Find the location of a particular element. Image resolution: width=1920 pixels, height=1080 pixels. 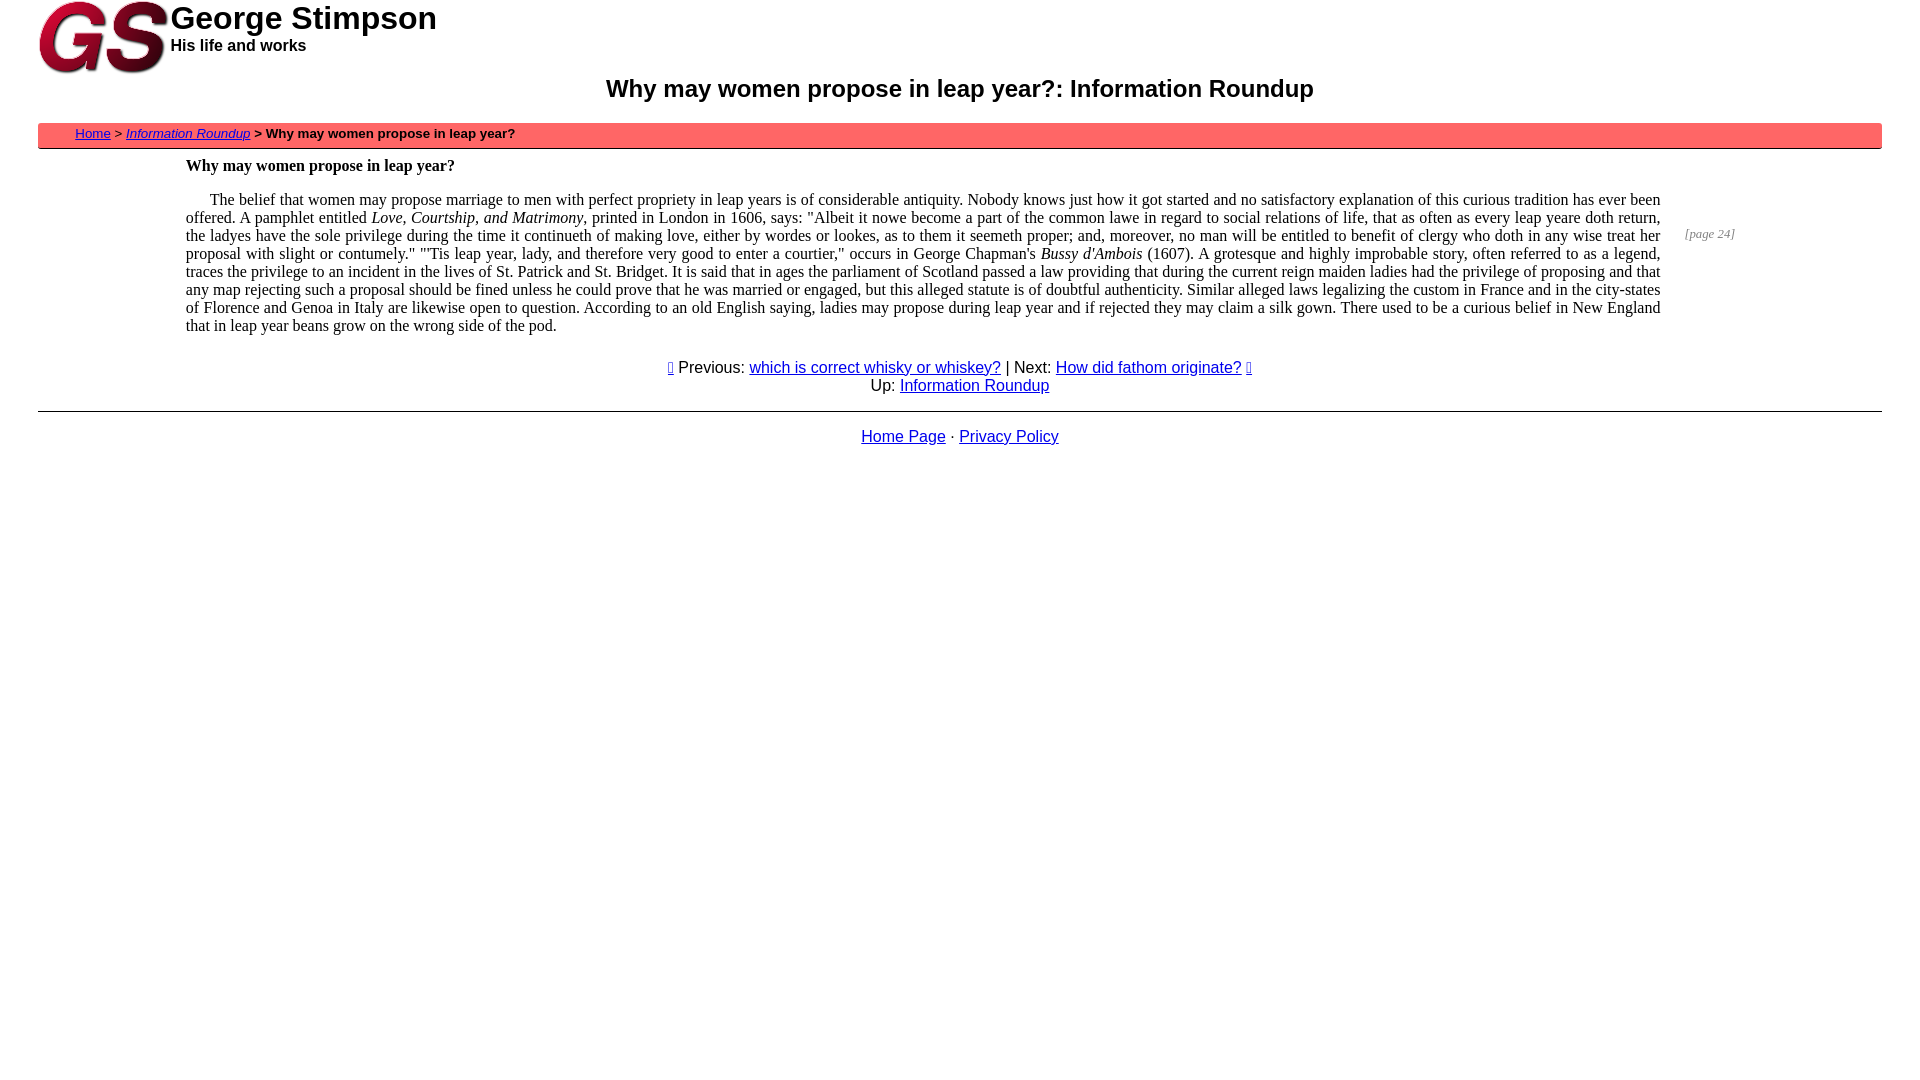

'Privacy Policy' is located at coordinates (958, 435).